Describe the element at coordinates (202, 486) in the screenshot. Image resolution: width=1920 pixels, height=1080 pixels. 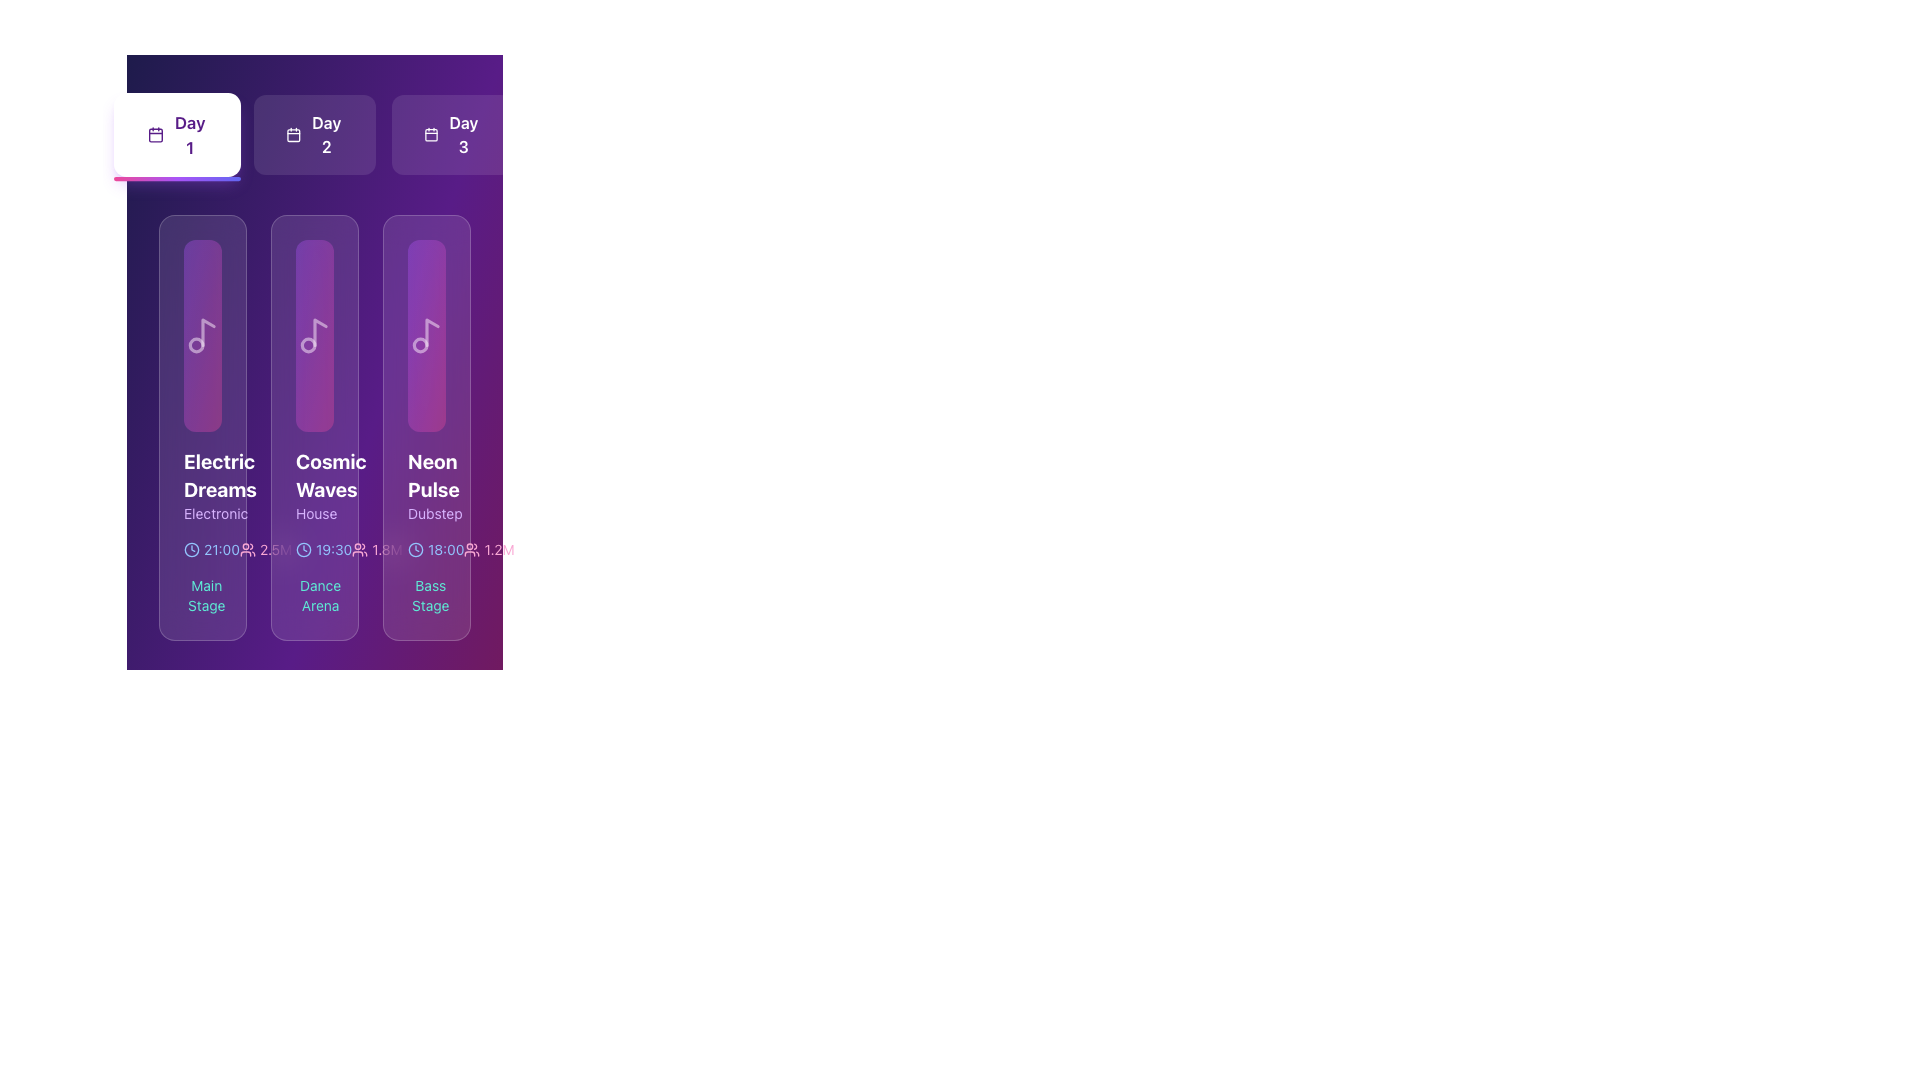
I see `the text label indicating the name of the event and its genre/type in the event schedule section labeled 'Day 1'` at that location.